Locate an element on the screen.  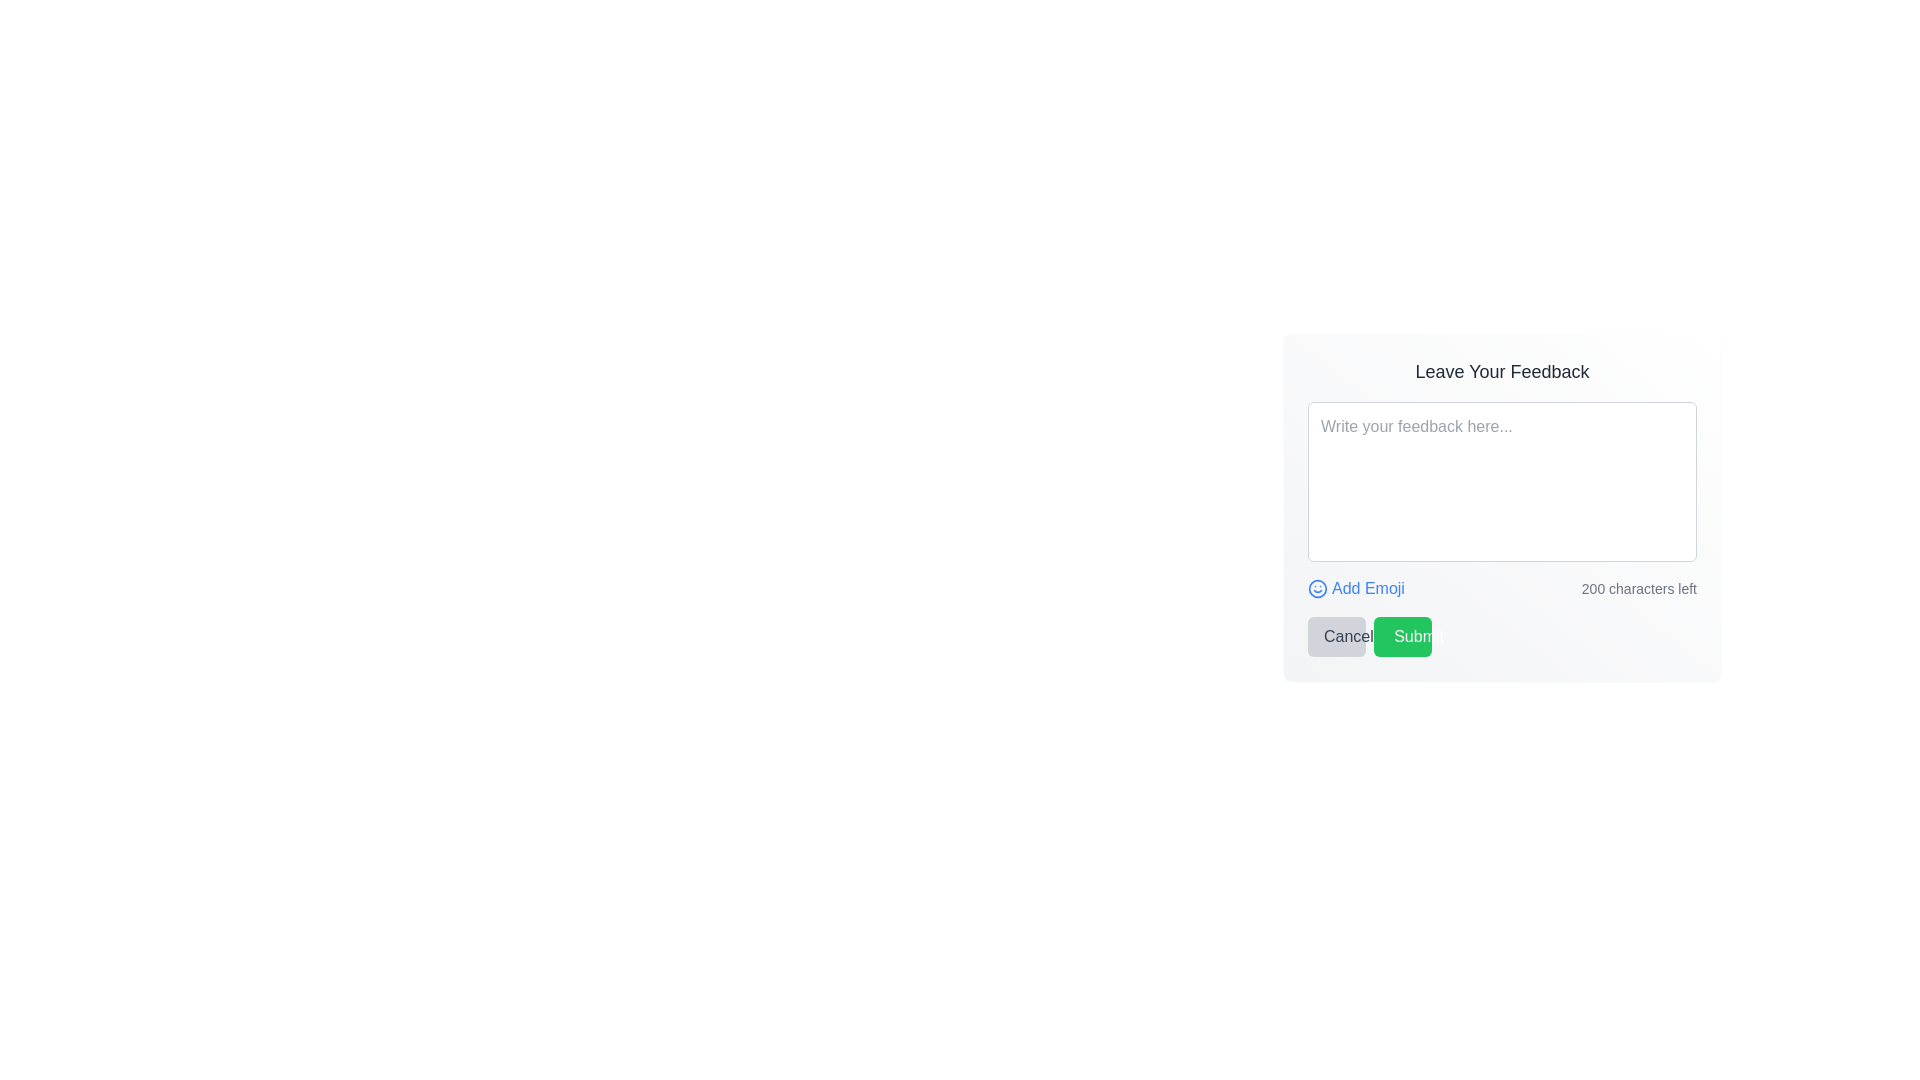
the 'Add Emoji' button, which is styled in blue and located below the feedback text input is located at coordinates (1356, 588).